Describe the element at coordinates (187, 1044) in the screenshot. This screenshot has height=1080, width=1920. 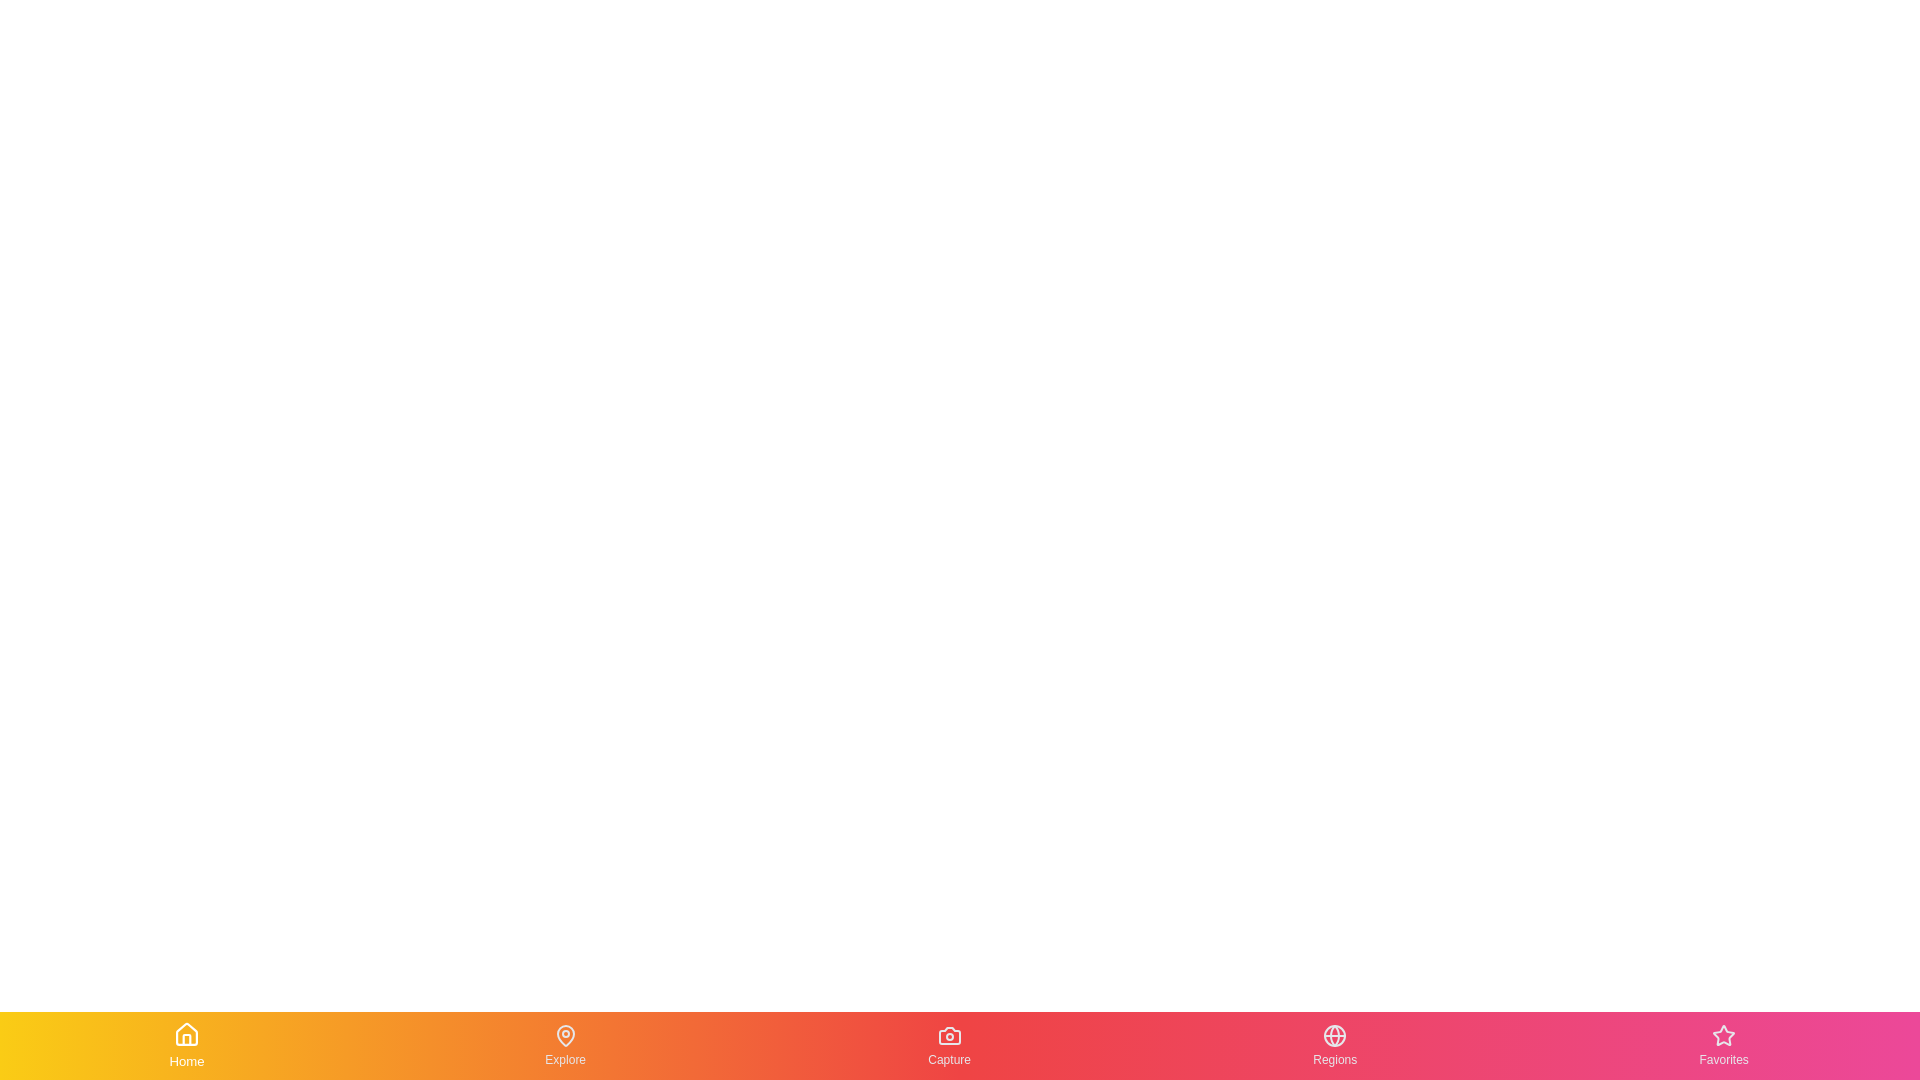
I see `the tab labeled Home to preview its tooltip` at that location.